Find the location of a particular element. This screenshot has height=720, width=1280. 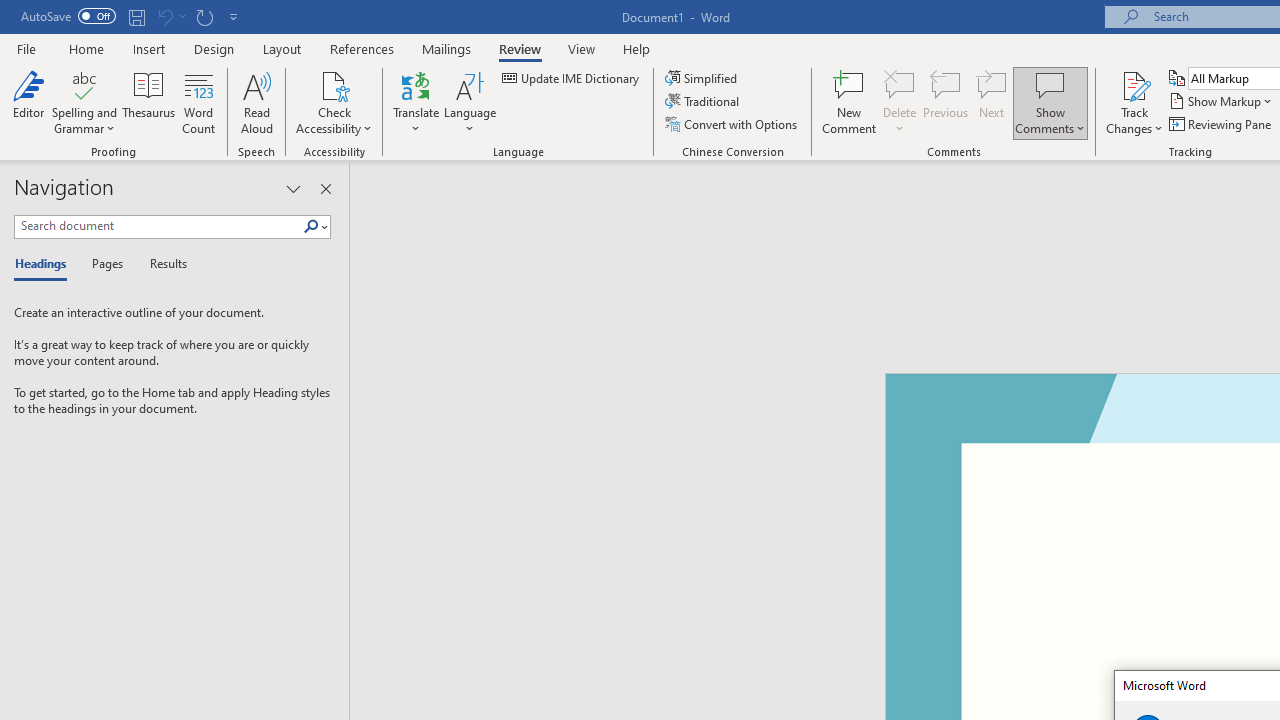

'Results' is located at coordinates (161, 264).